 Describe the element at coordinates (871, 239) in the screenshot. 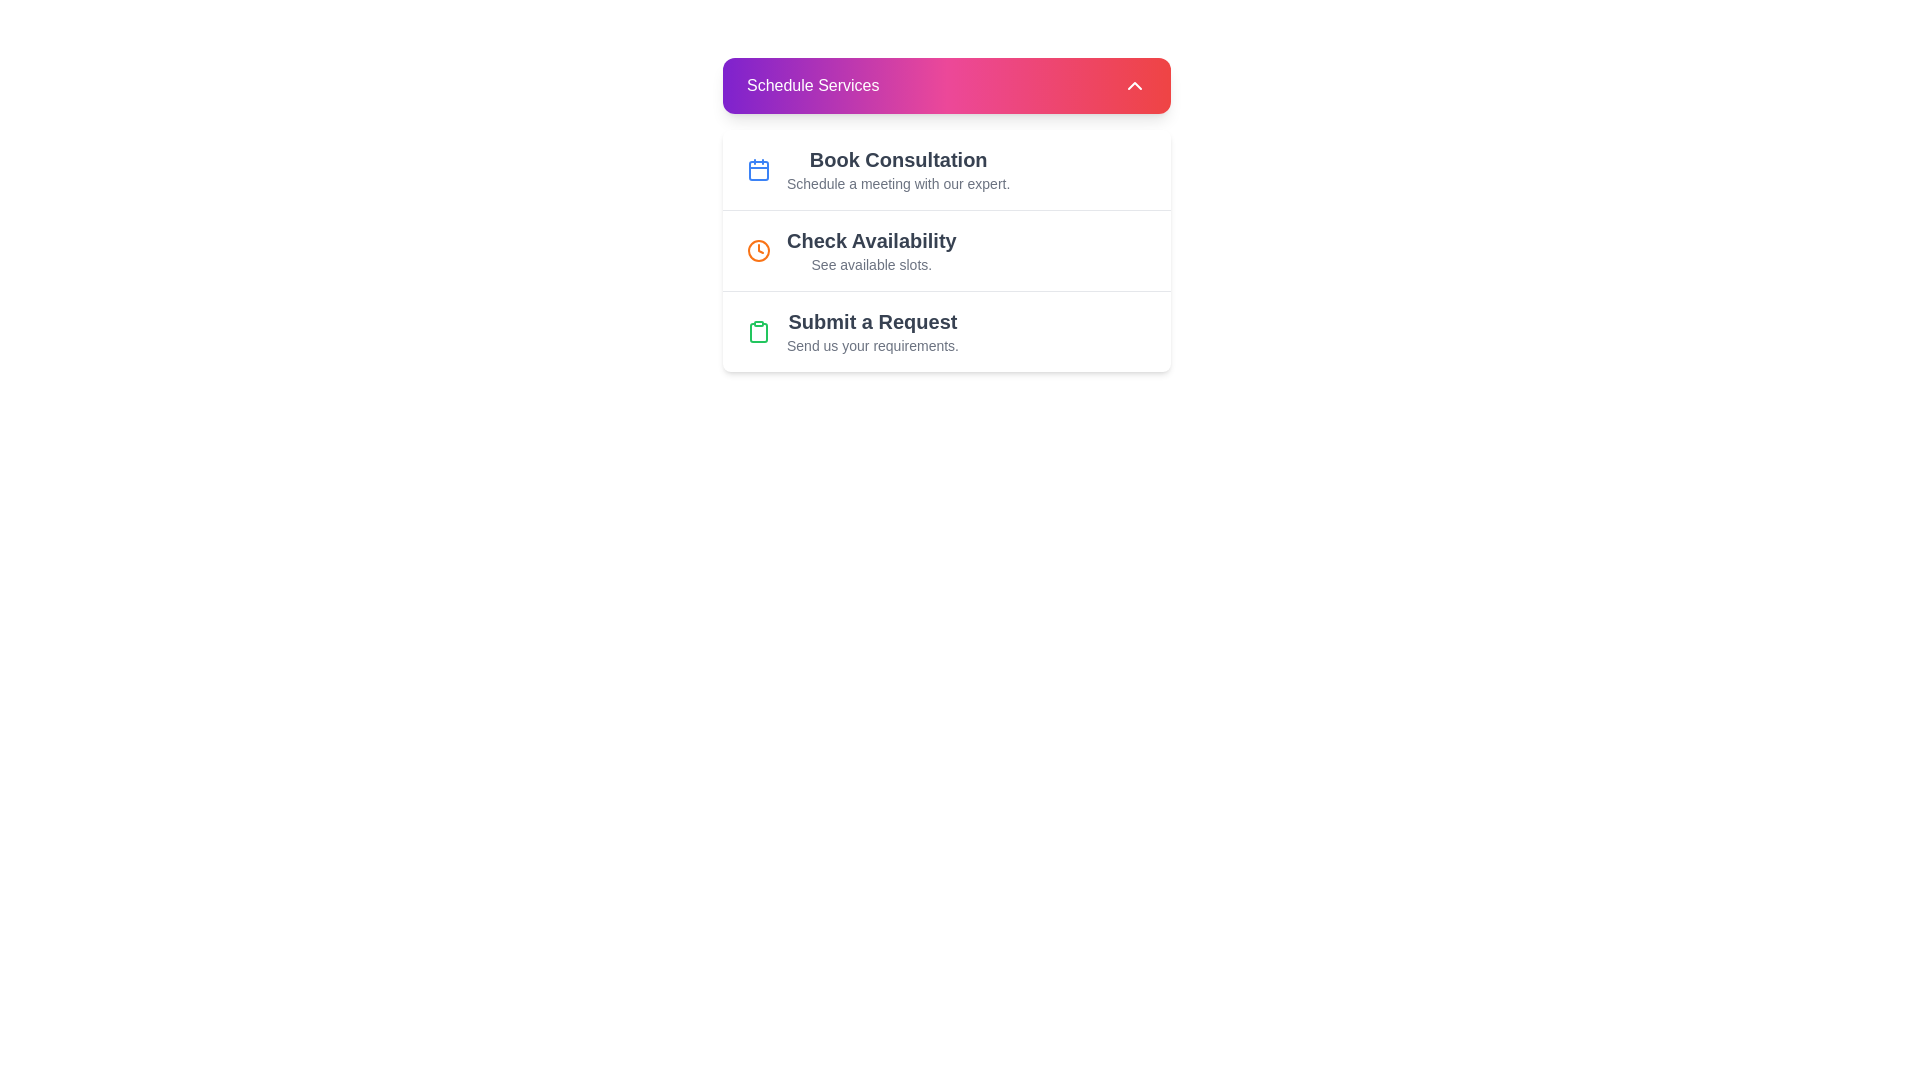

I see `the 'Check Availability' text label, which is the second item in a vertical menu list, styled in a larger bold font and dark gray color` at that location.